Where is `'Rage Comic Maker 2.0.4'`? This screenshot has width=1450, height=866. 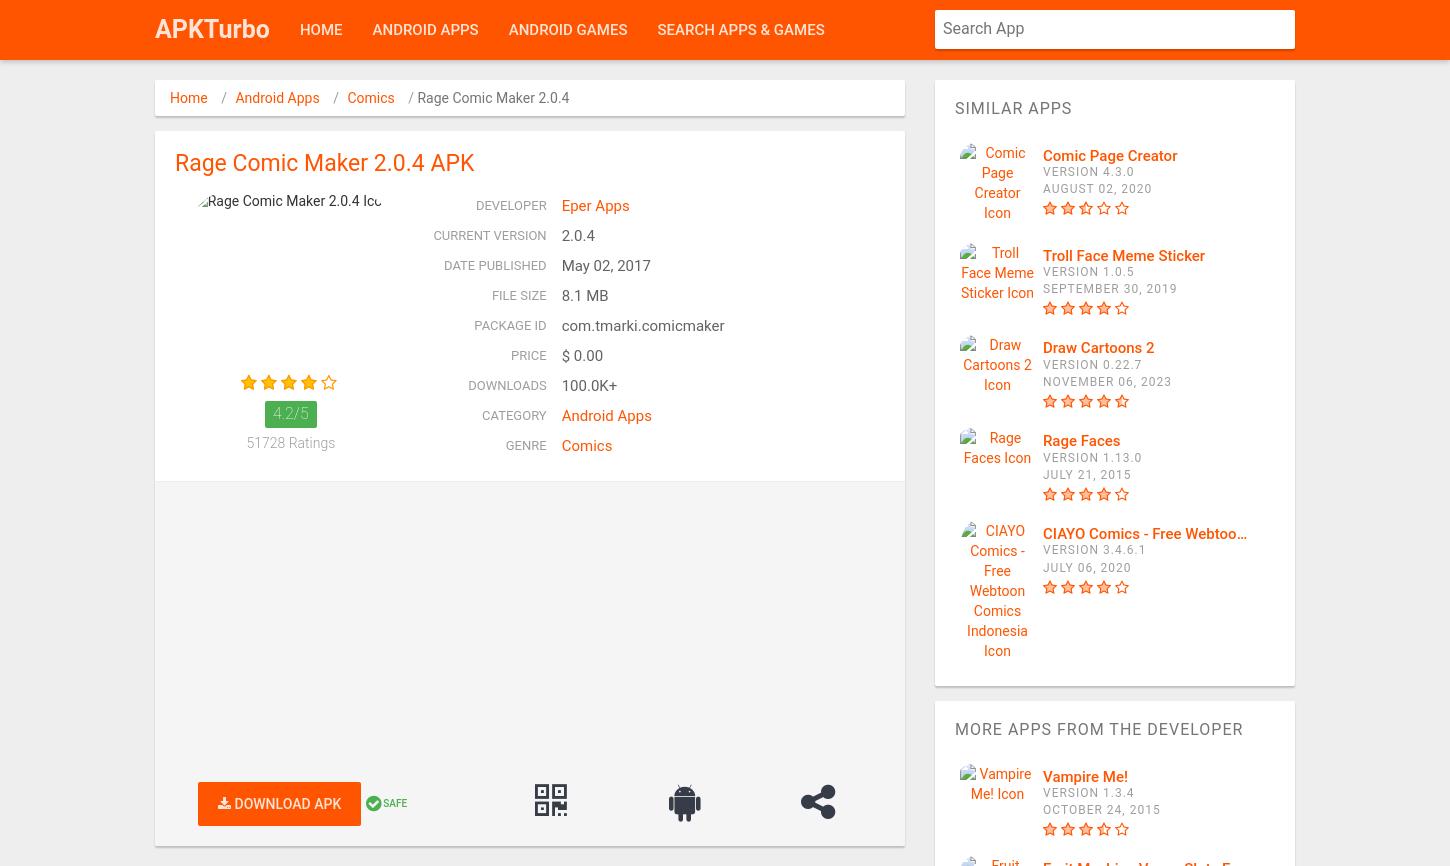 'Rage Comic Maker 2.0.4' is located at coordinates (493, 98).